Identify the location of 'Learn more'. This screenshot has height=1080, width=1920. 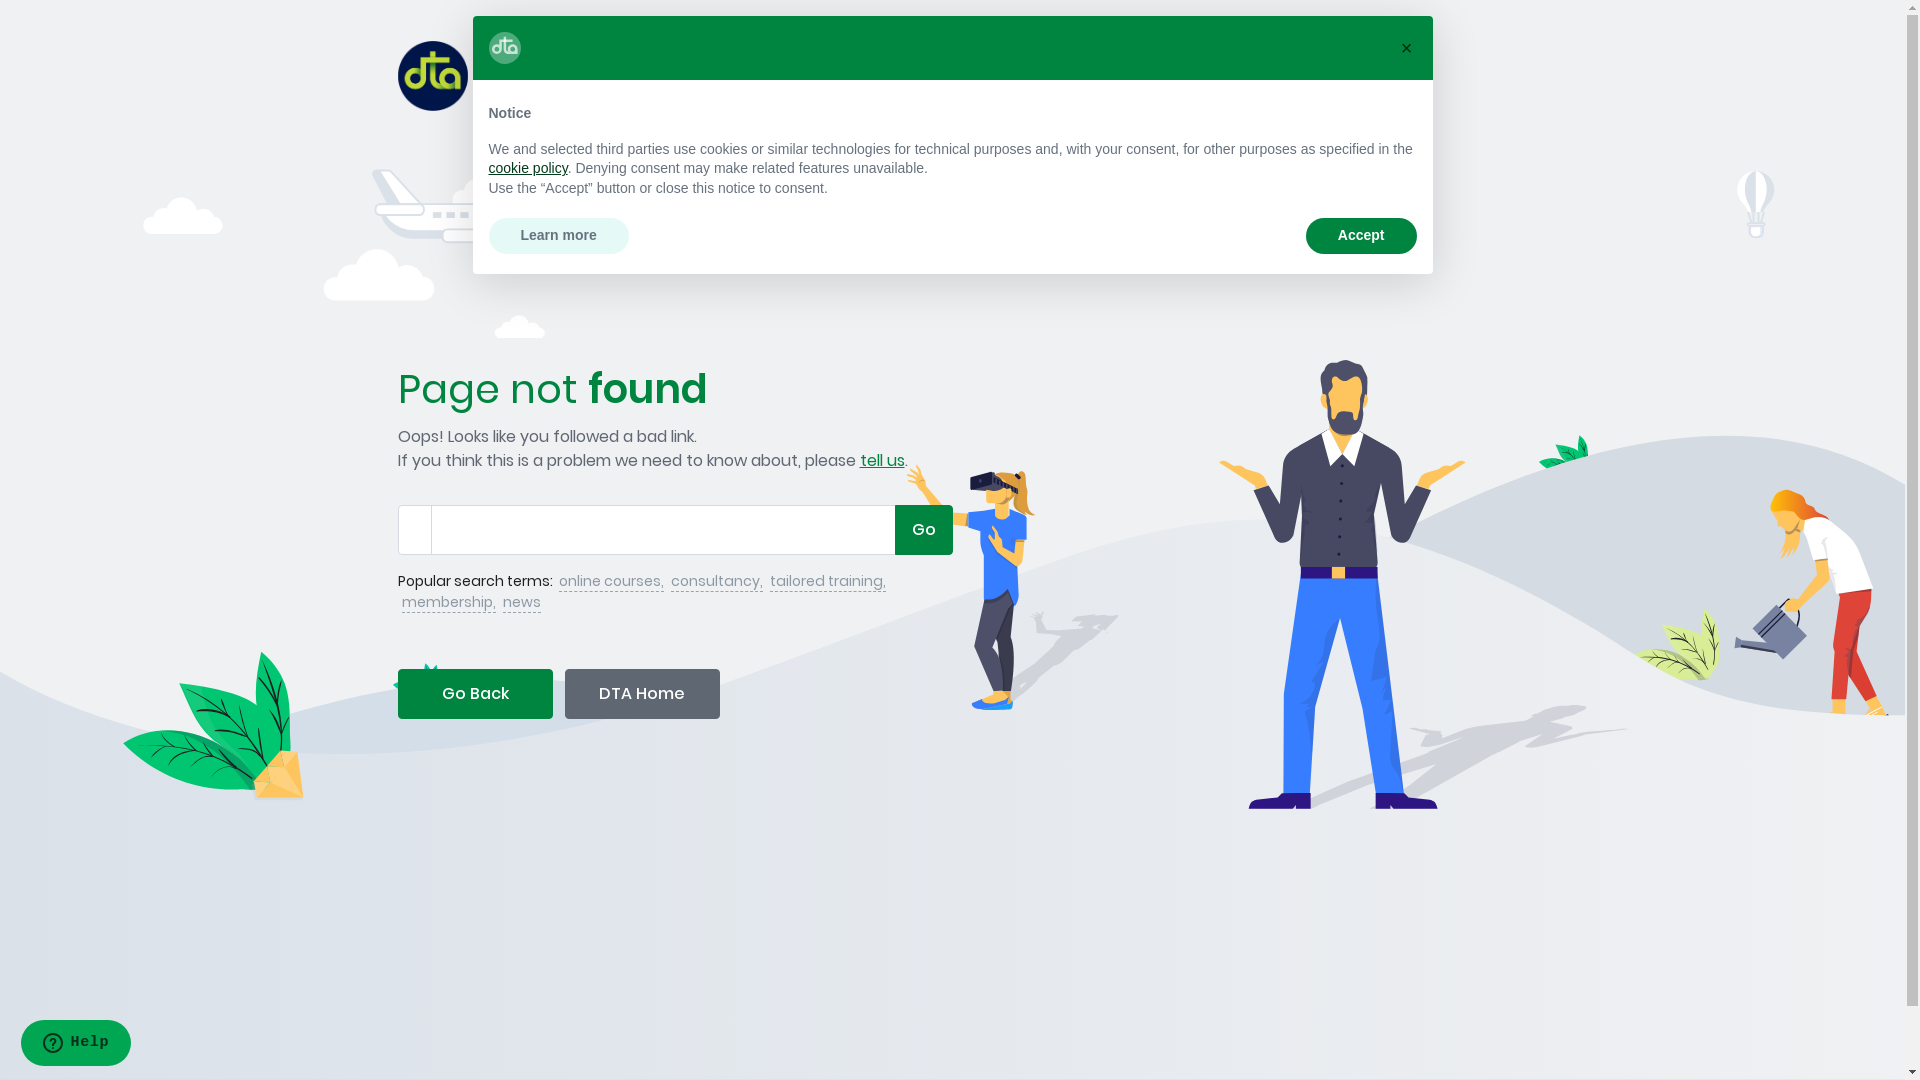
(557, 234).